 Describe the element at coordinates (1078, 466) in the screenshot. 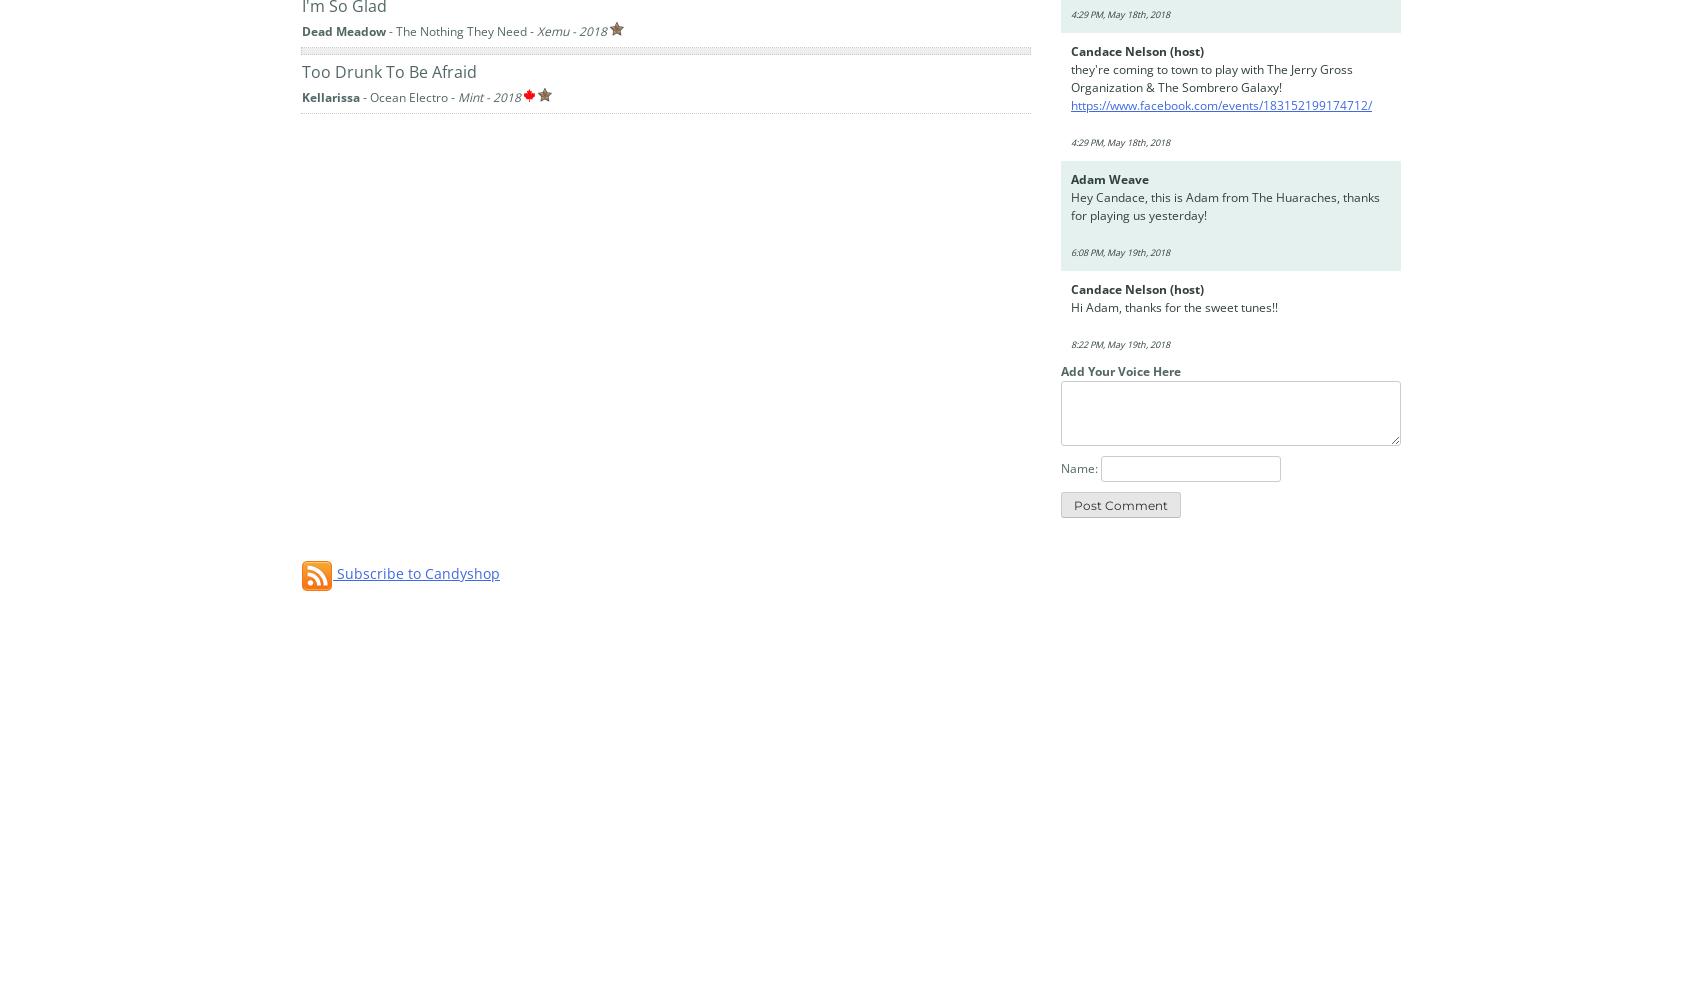

I see `'Name:'` at that location.